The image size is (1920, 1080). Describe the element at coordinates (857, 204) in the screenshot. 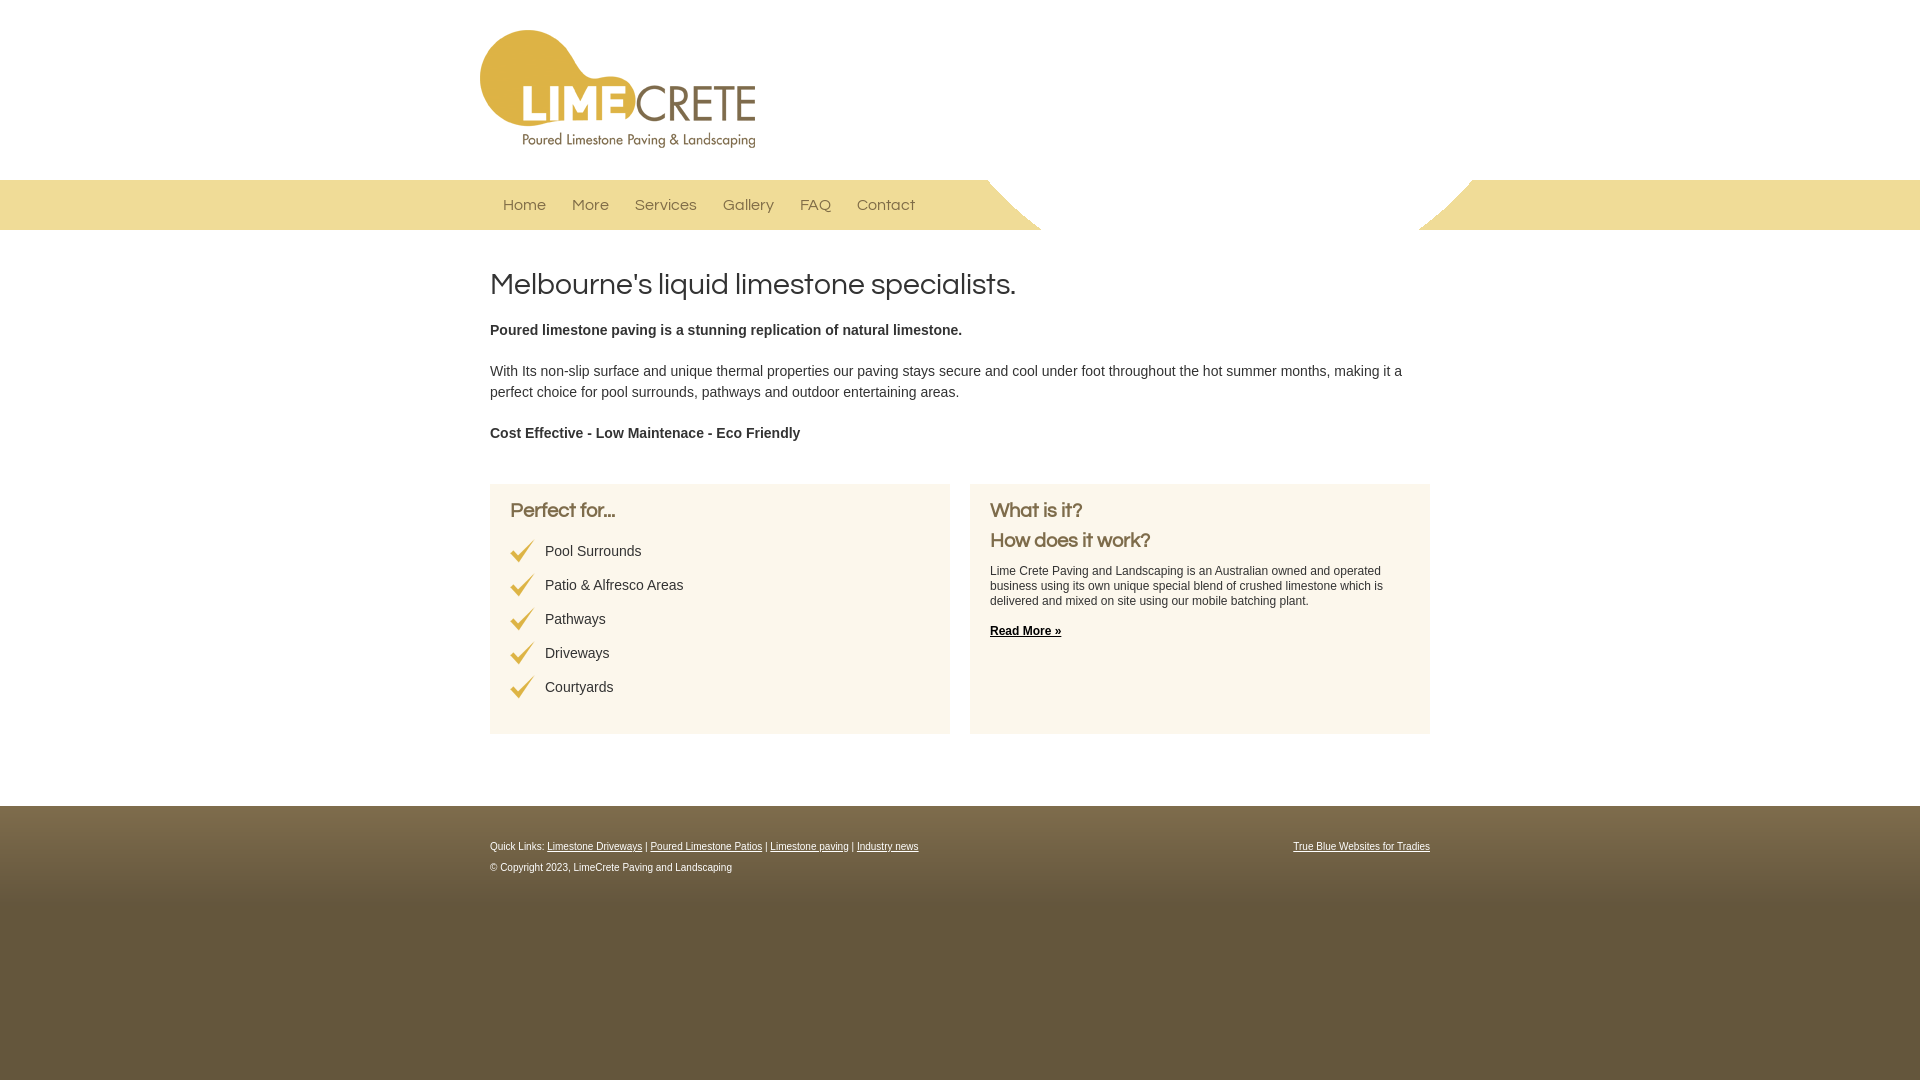

I see `'Contact'` at that location.